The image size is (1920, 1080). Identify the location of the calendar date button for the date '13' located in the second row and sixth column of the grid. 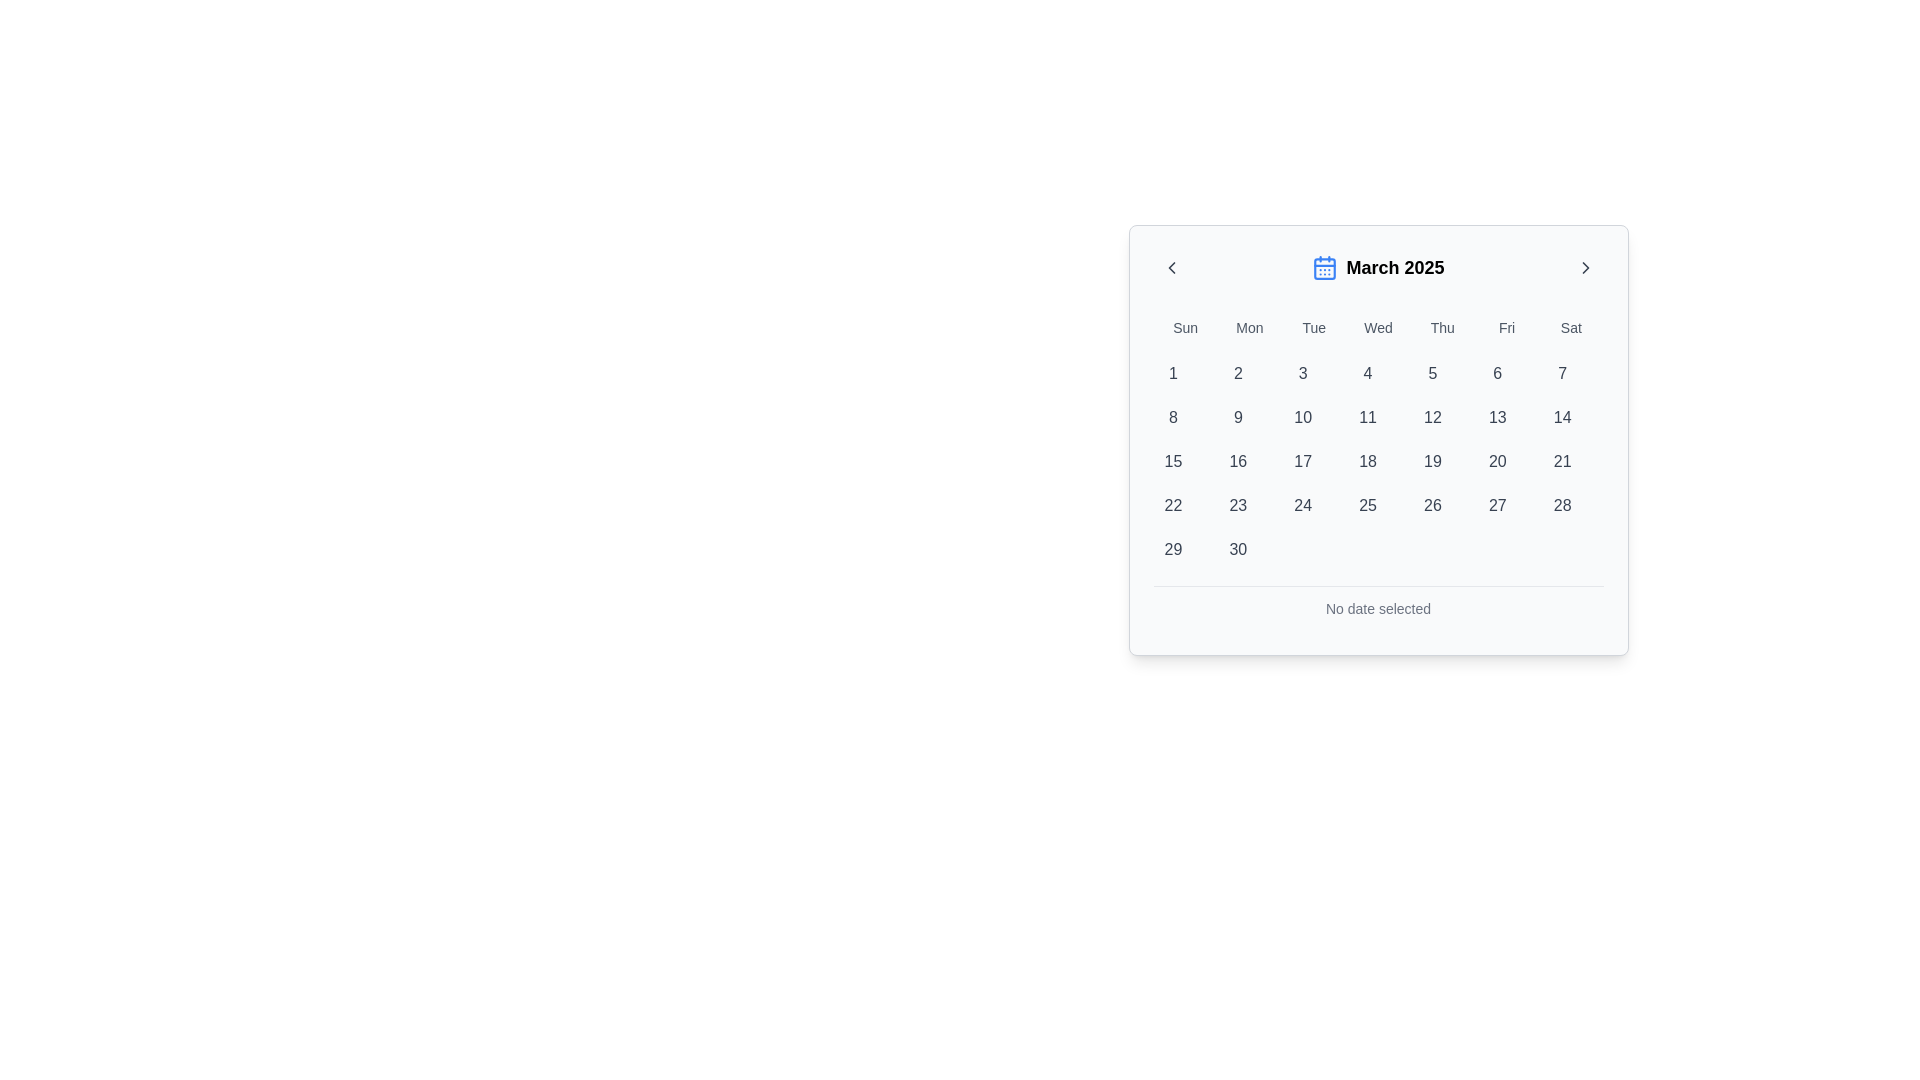
(1497, 416).